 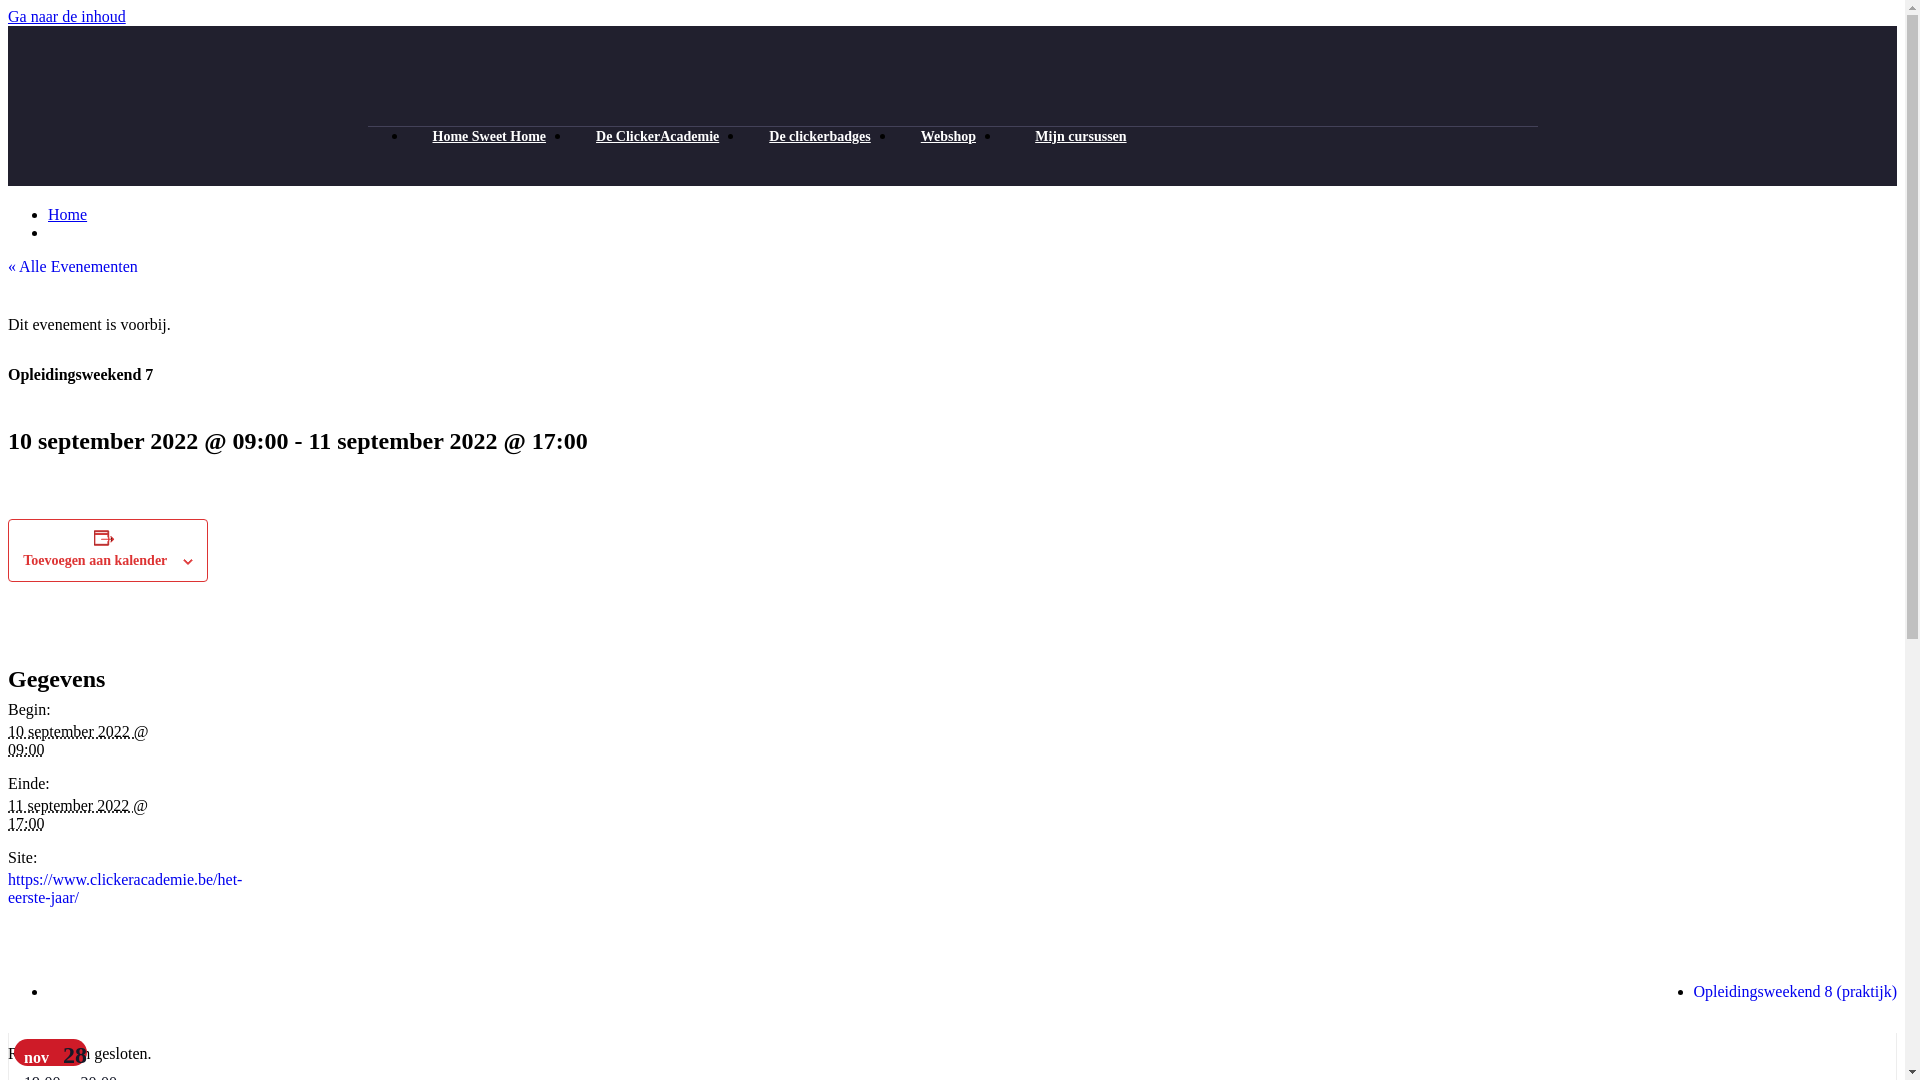 What do you see at coordinates (657, 135) in the screenshot?
I see `'De ClickerAcademie'` at bounding box center [657, 135].